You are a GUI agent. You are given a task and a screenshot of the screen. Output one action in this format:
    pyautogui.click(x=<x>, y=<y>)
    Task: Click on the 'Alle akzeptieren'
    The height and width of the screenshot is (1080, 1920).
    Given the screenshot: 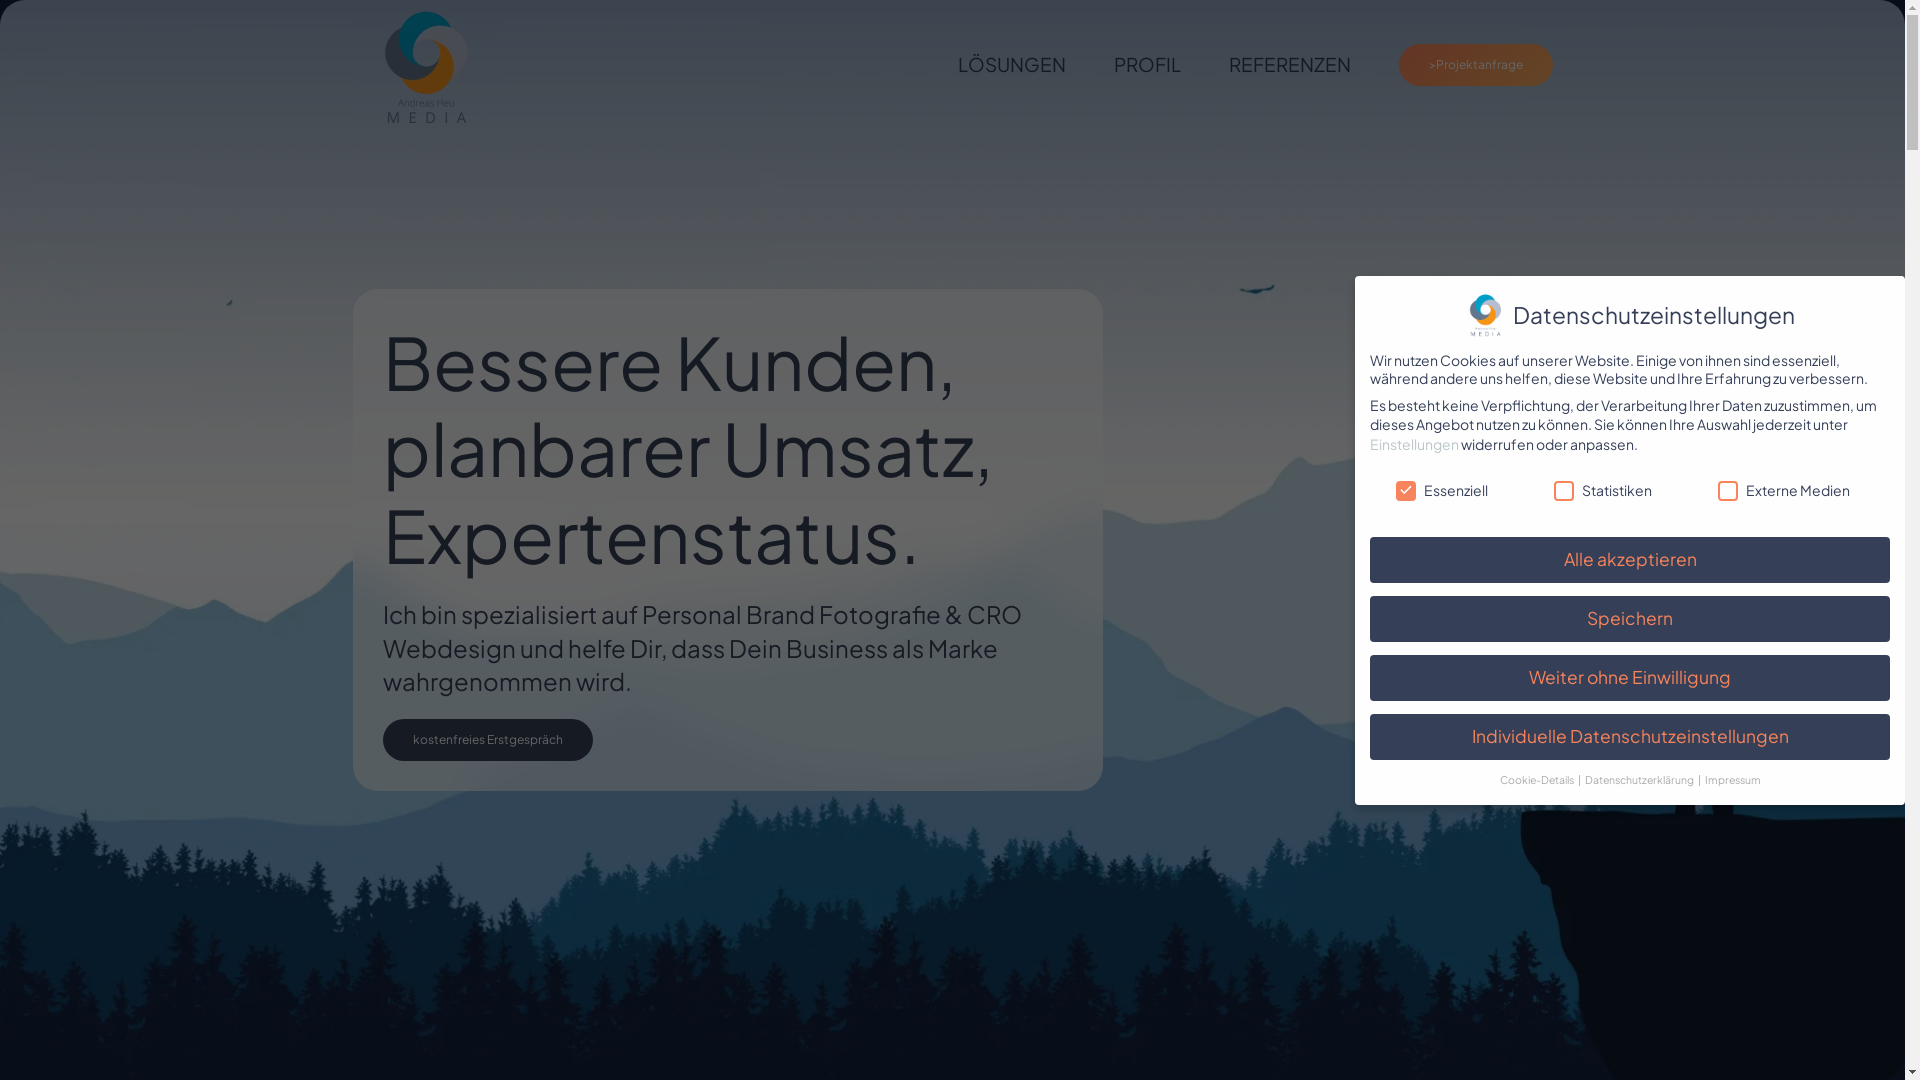 What is the action you would take?
    pyautogui.click(x=1630, y=559)
    